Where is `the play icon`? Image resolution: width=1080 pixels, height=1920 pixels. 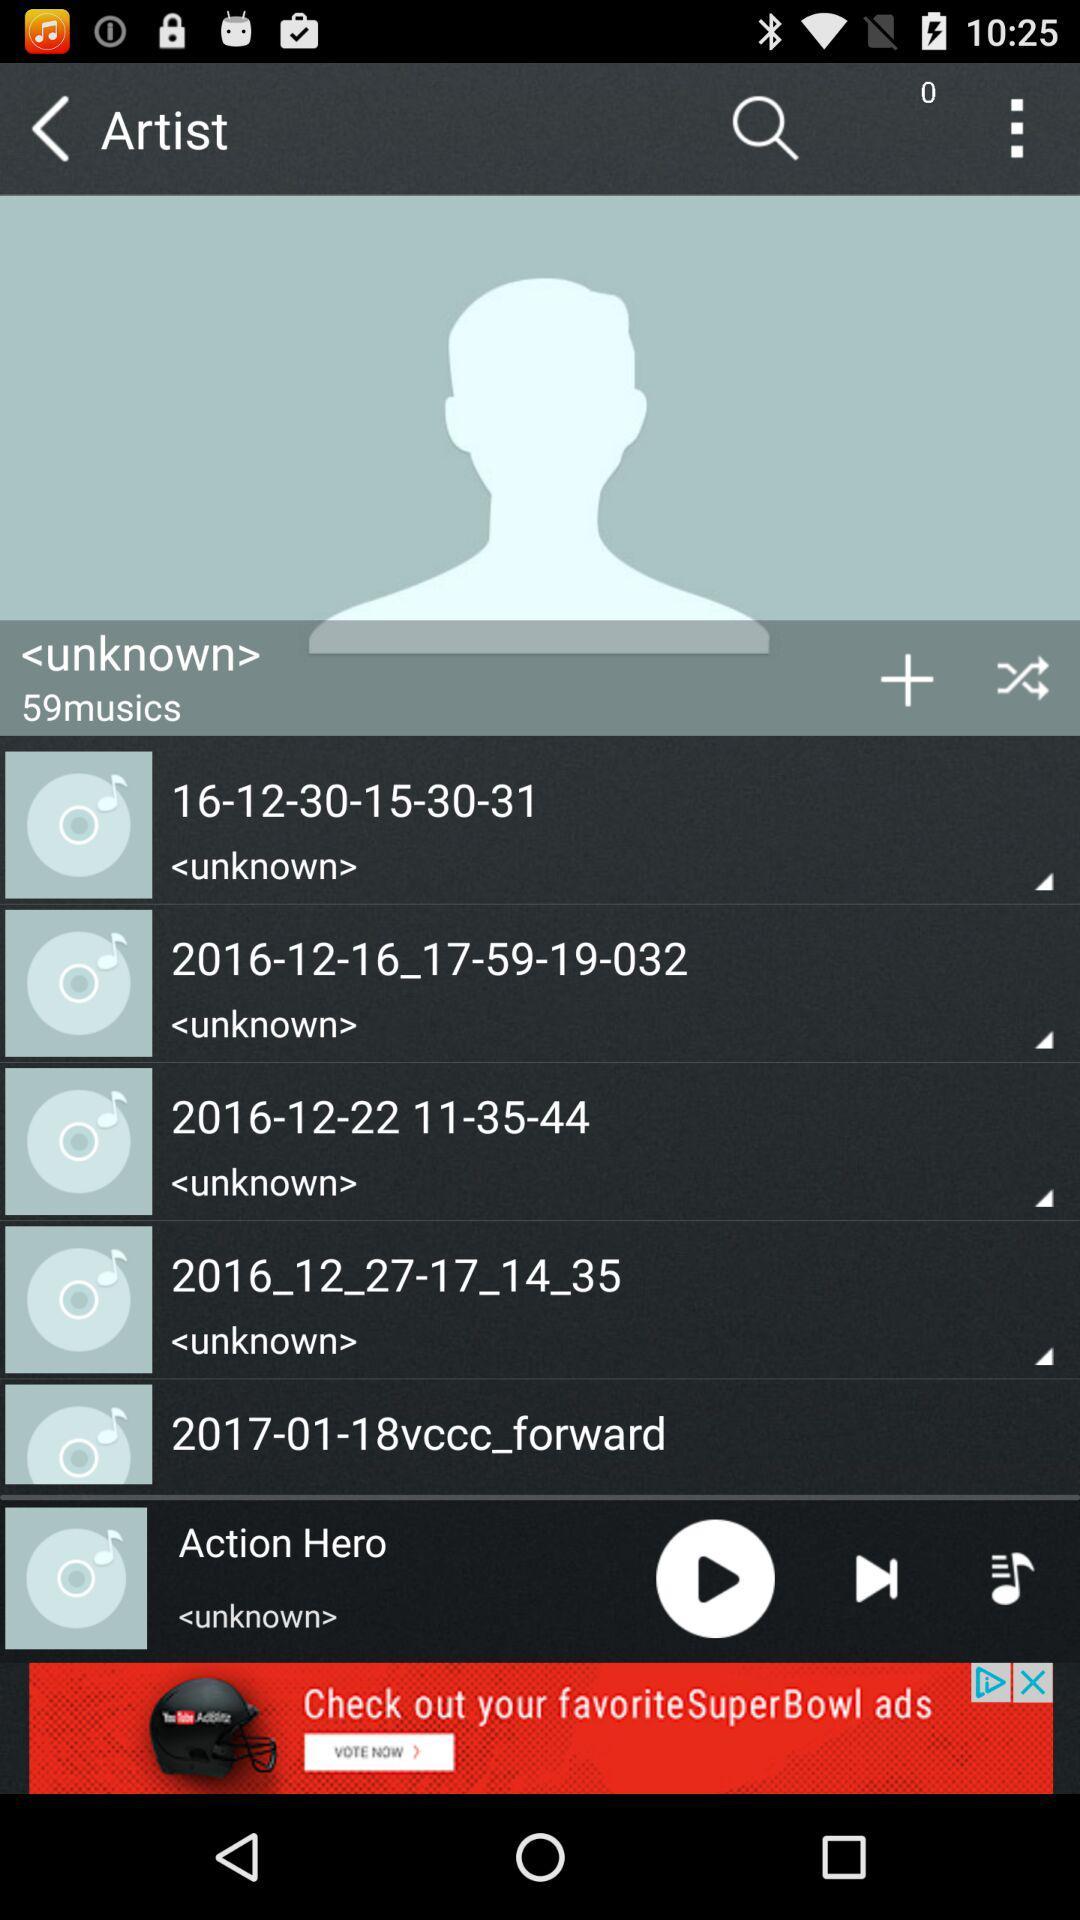 the play icon is located at coordinates (714, 1688).